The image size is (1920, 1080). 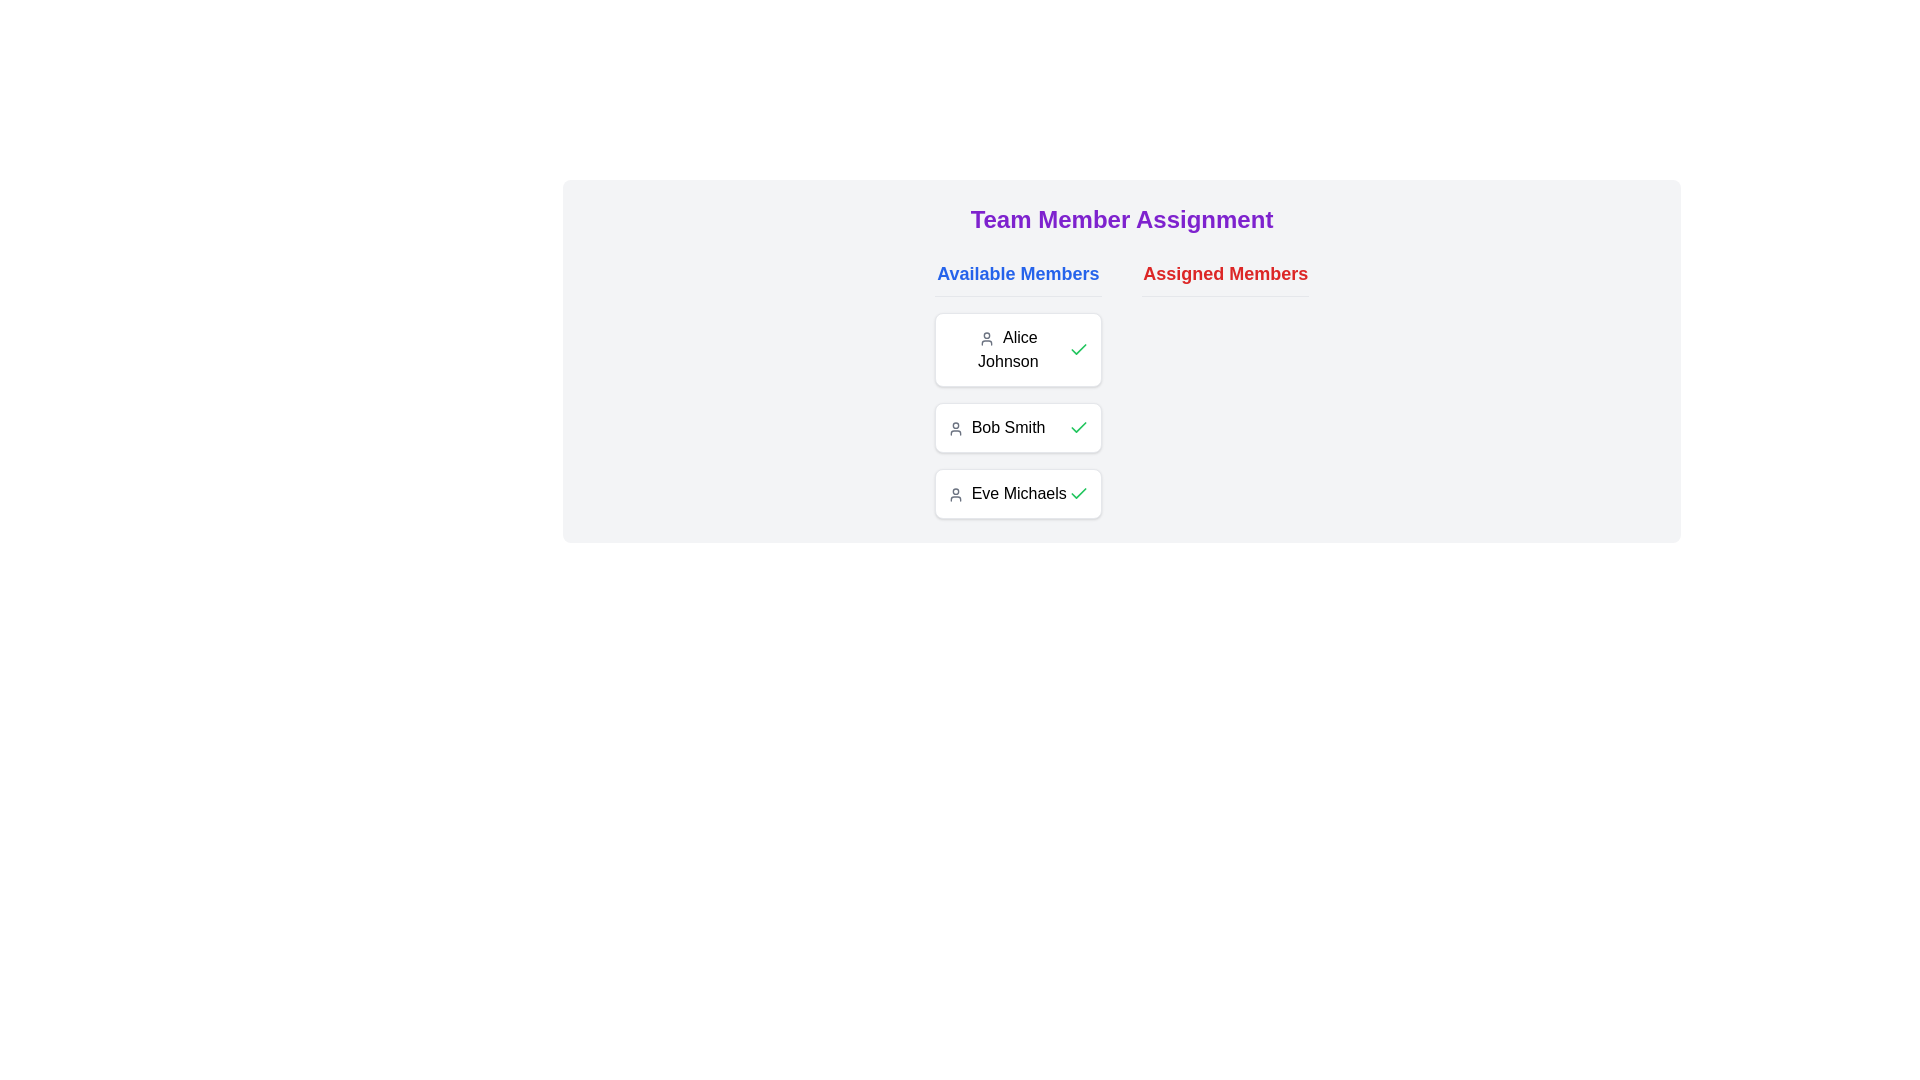 What do you see at coordinates (1017, 427) in the screenshot?
I see `the second user card` at bounding box center [1017, 427].